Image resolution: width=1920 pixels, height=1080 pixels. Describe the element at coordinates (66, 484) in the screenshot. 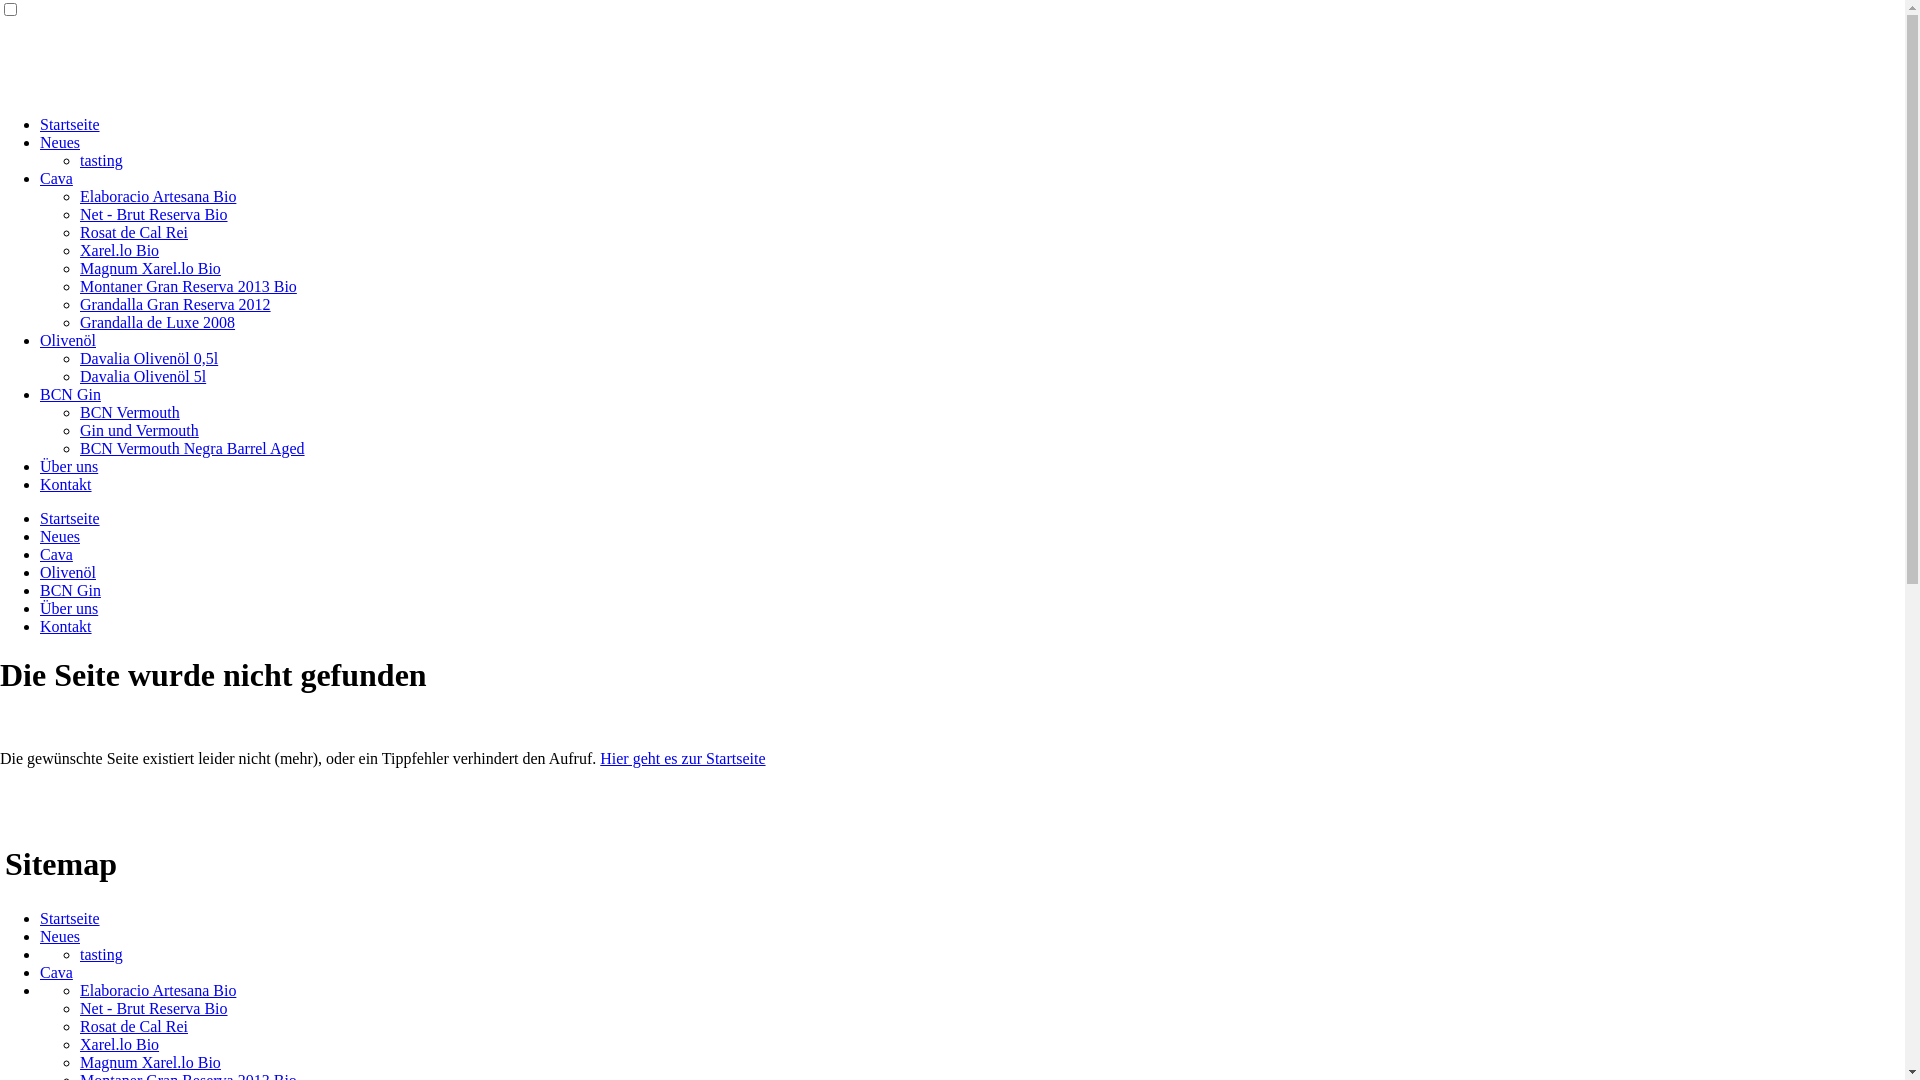

I see `'Kontakt'` at that location.